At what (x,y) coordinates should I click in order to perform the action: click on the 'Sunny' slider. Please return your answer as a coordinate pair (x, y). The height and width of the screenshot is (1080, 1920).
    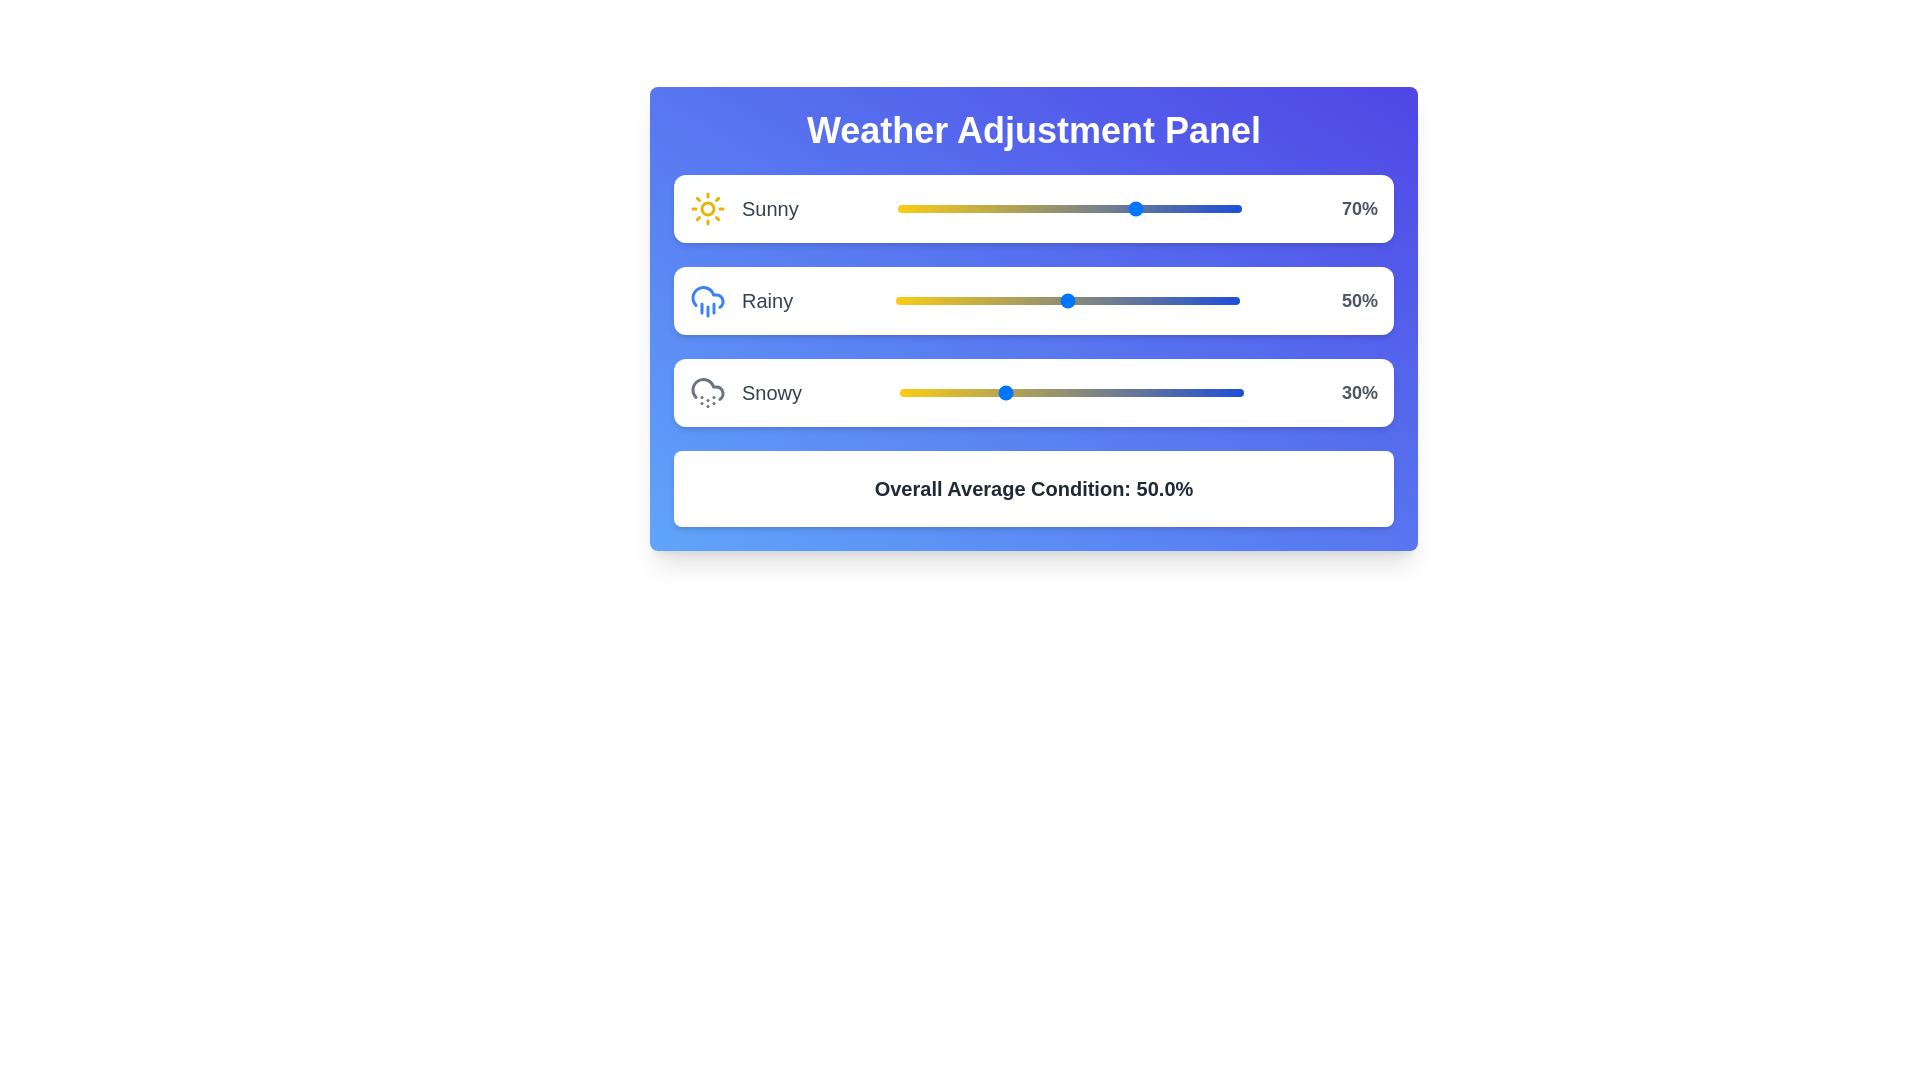
    Looking at the image, I should click on (1011, 204).